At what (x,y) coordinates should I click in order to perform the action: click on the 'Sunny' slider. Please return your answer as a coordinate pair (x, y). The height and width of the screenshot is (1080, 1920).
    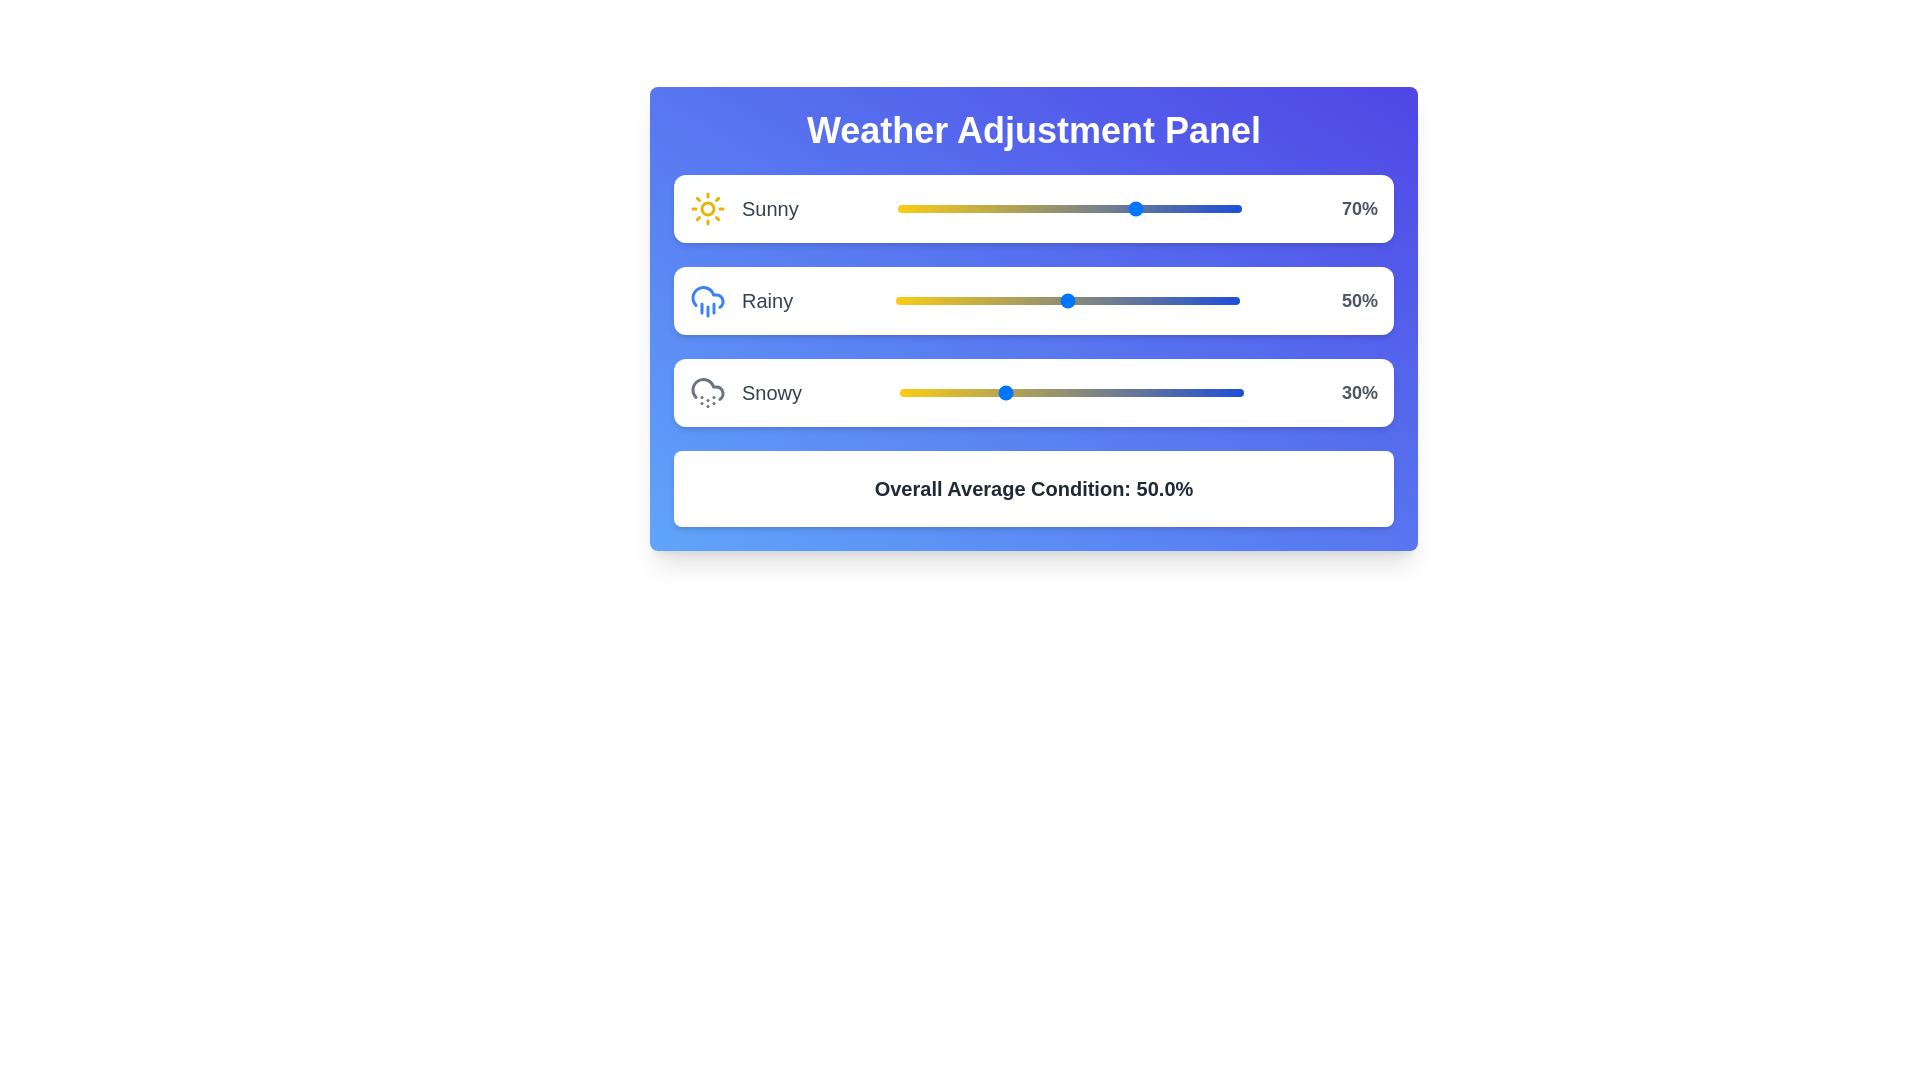
    Looking at the image, I should click on (1011, 204).